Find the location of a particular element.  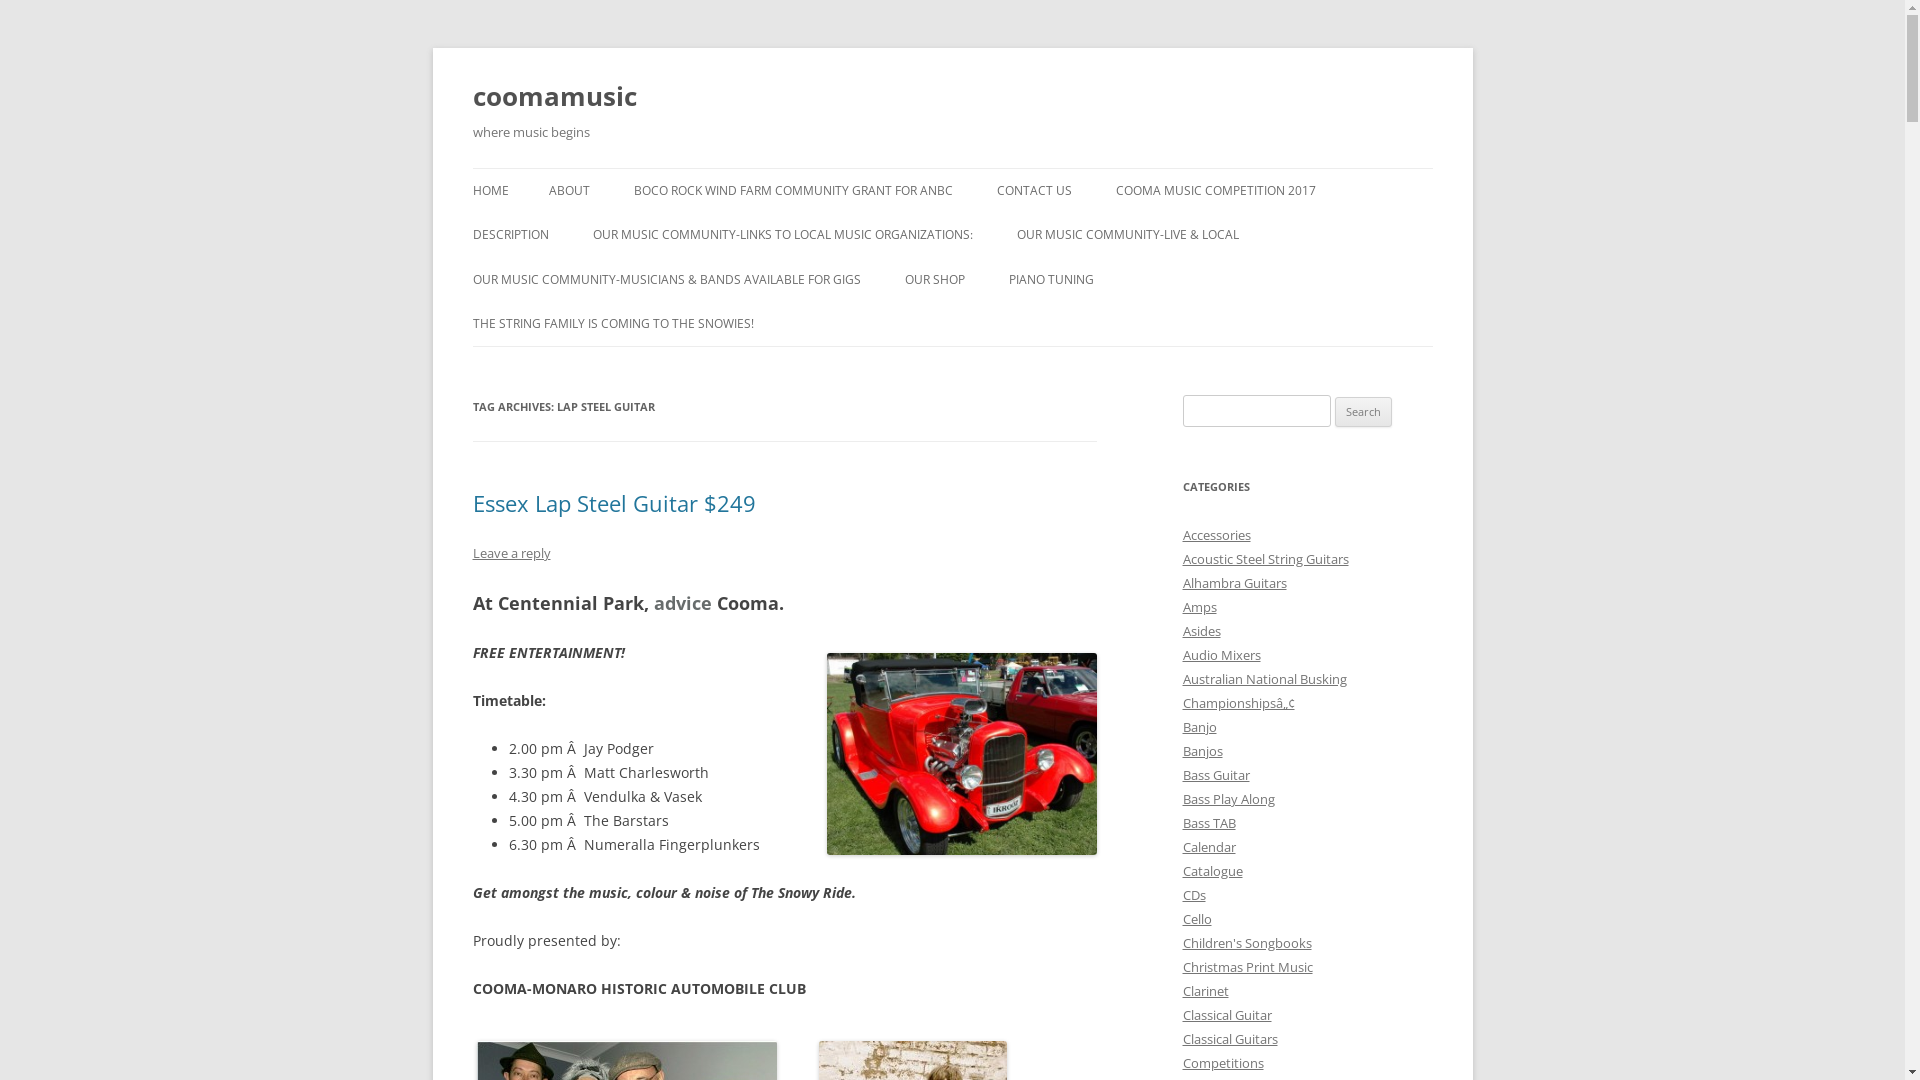

'Bass Guitar' is located at coordinates (1214, 774).